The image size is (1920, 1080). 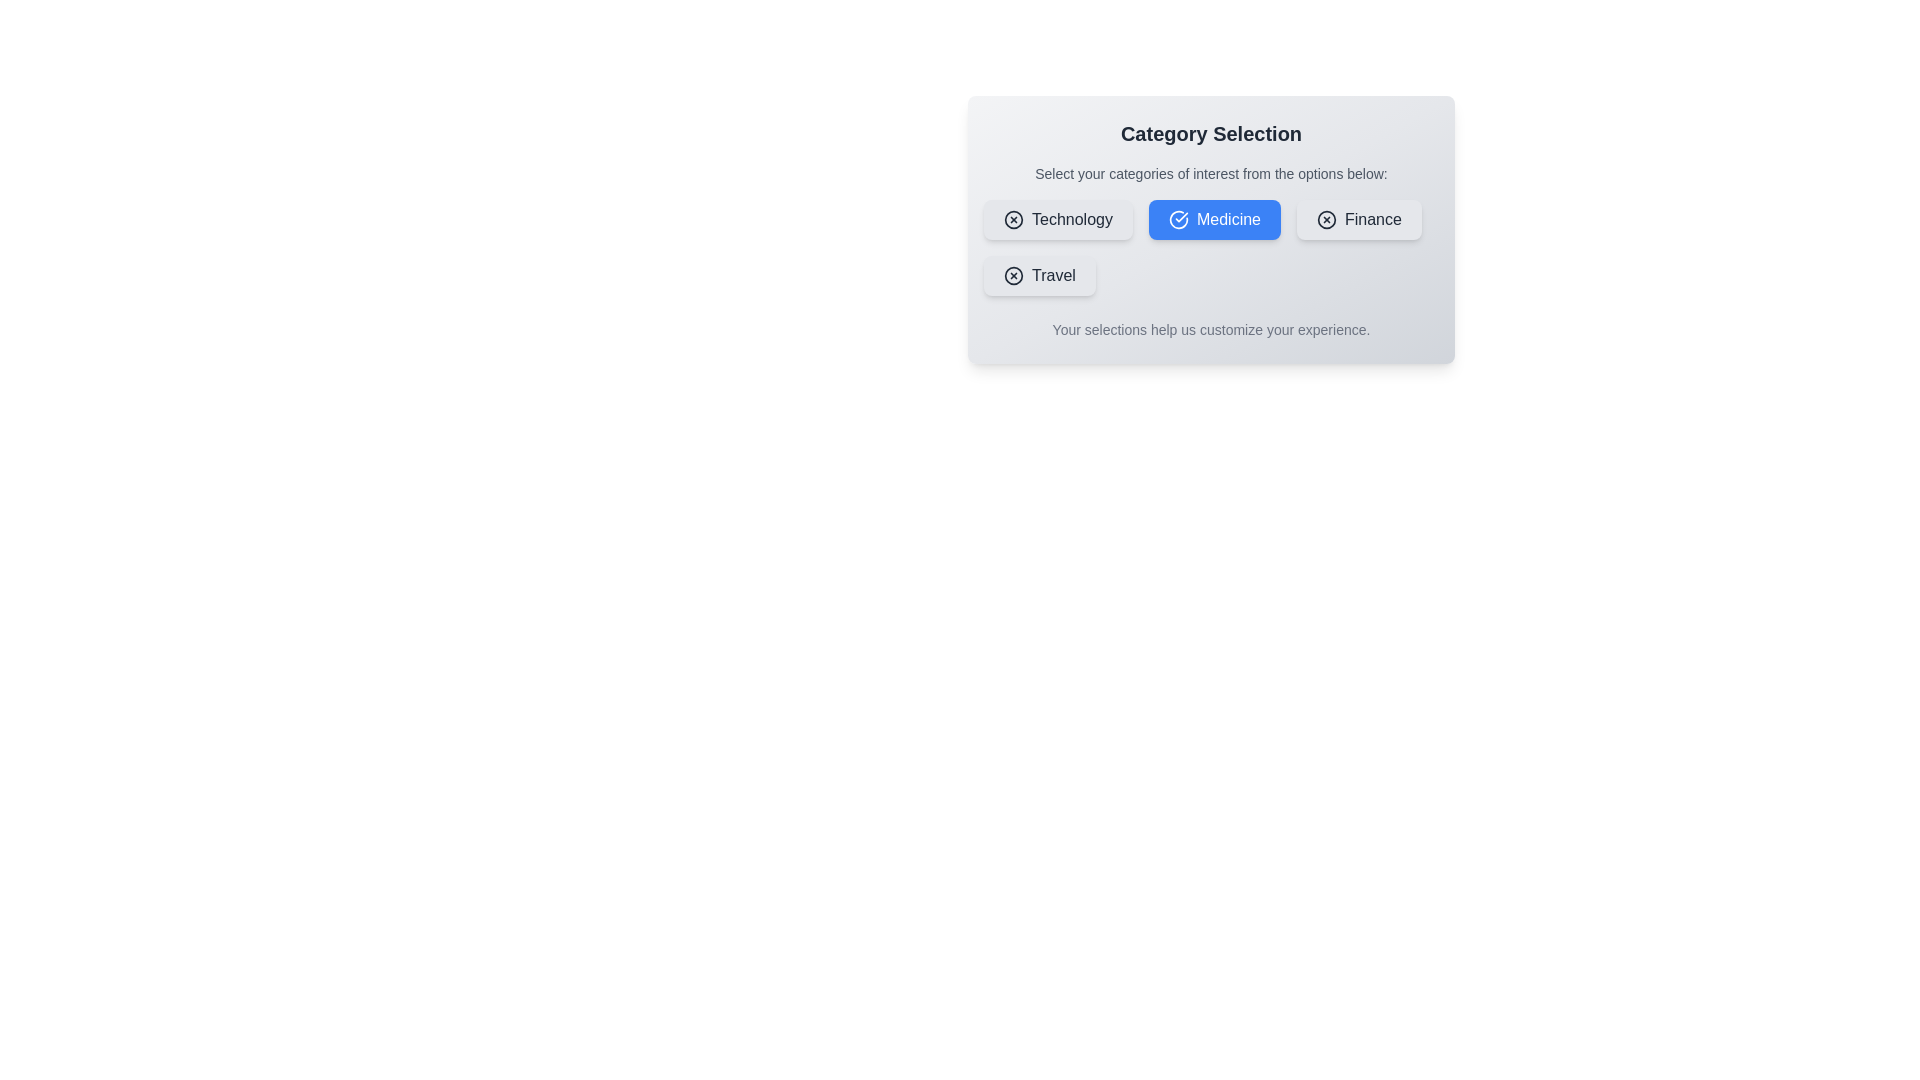 I want to click on the category button labeled 'Medicine' to observe its hover effect, so click(x=1213, y=219).